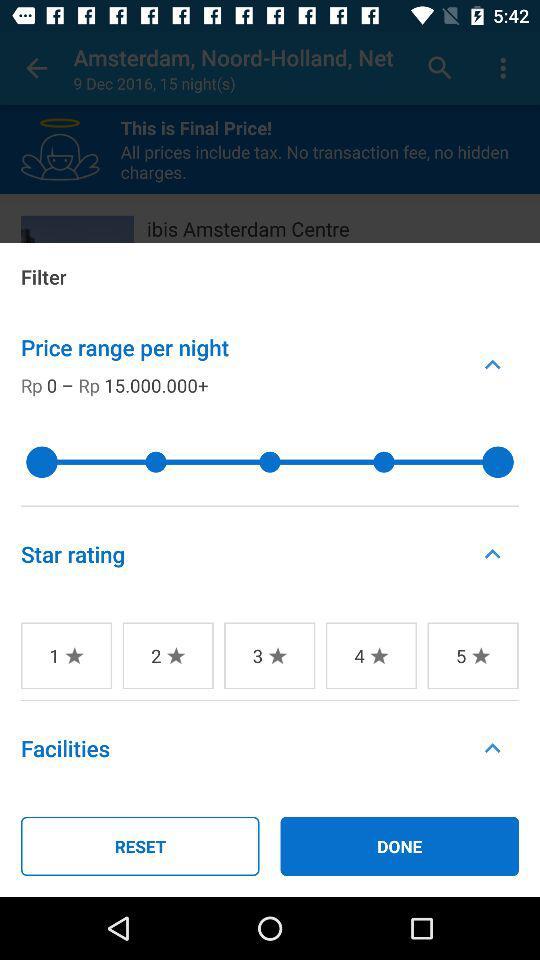 This screenshot has height=960, width=540. What do you see at coordinates (399, 845) in the screenshot?
I see `the item to the right of reset` at bounding box center [399, 845].